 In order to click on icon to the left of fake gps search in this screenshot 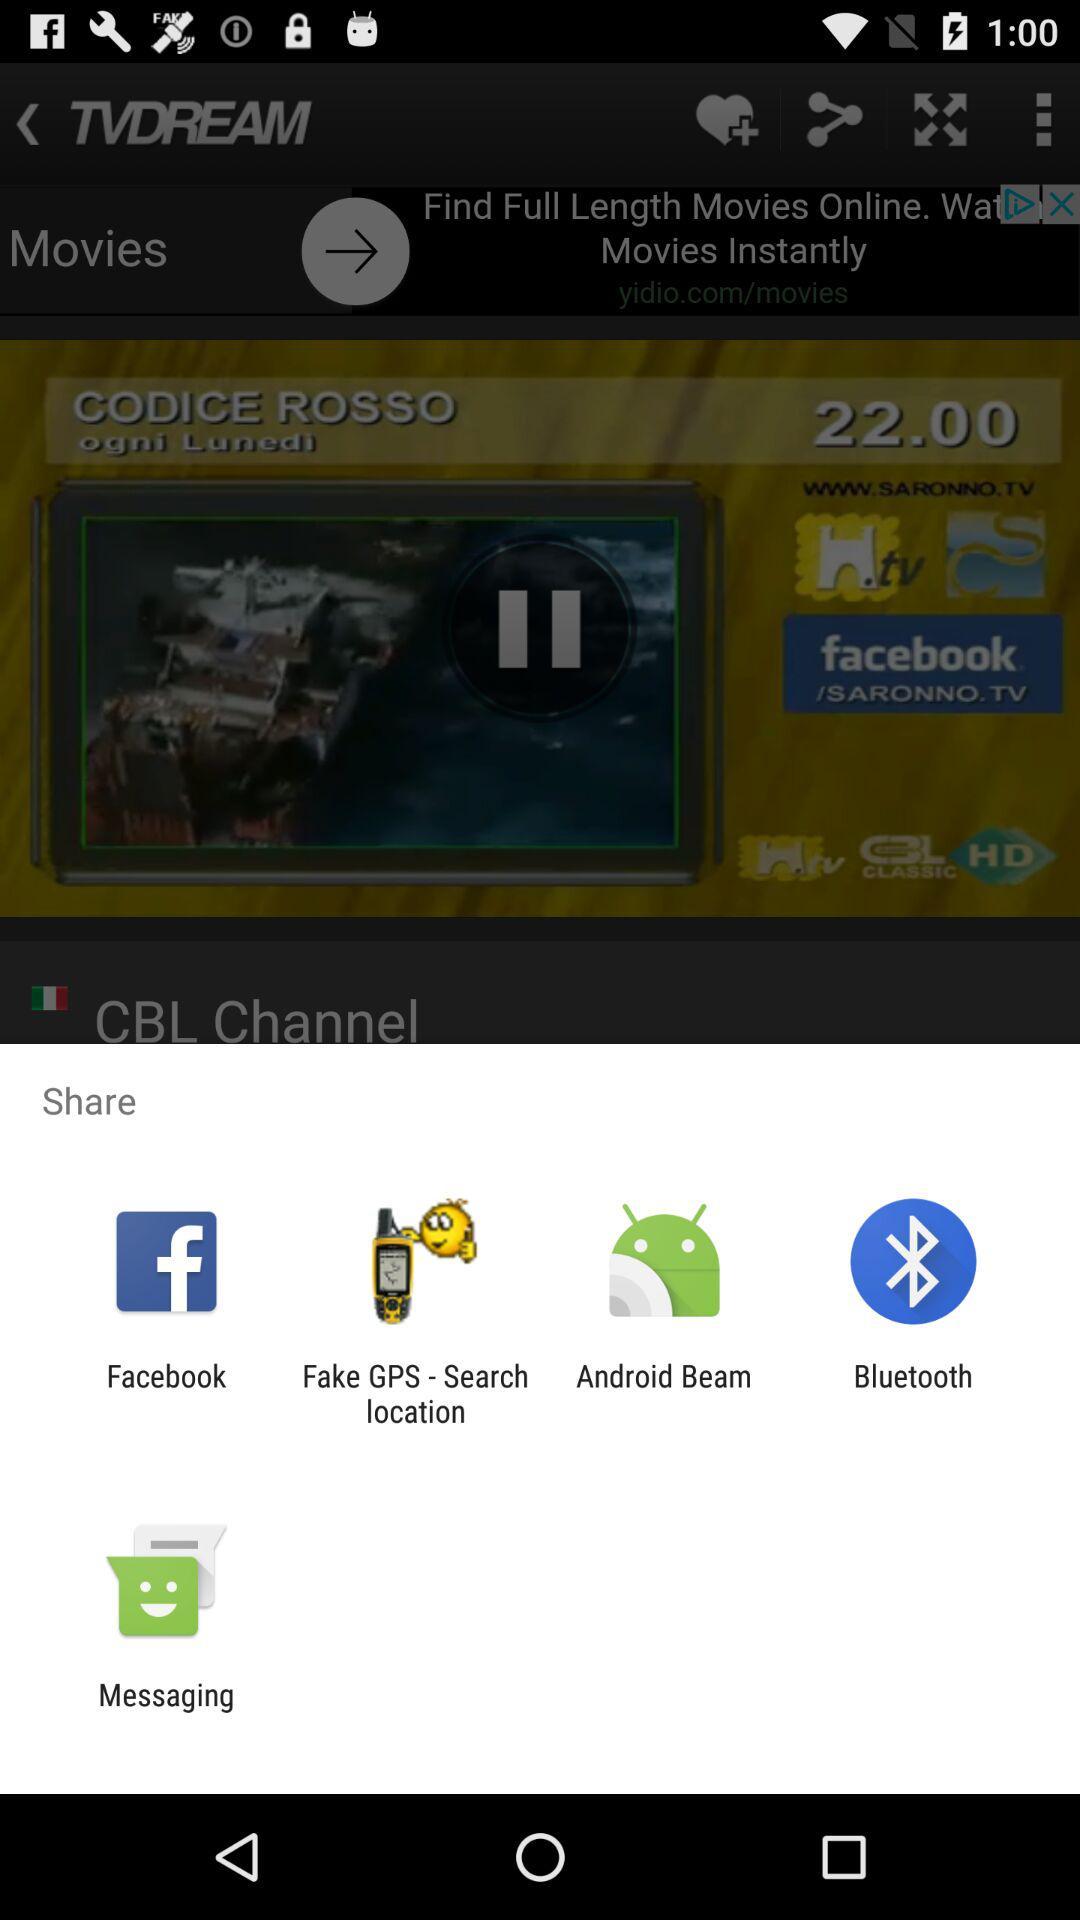, I will do `click(165, 1392)`.